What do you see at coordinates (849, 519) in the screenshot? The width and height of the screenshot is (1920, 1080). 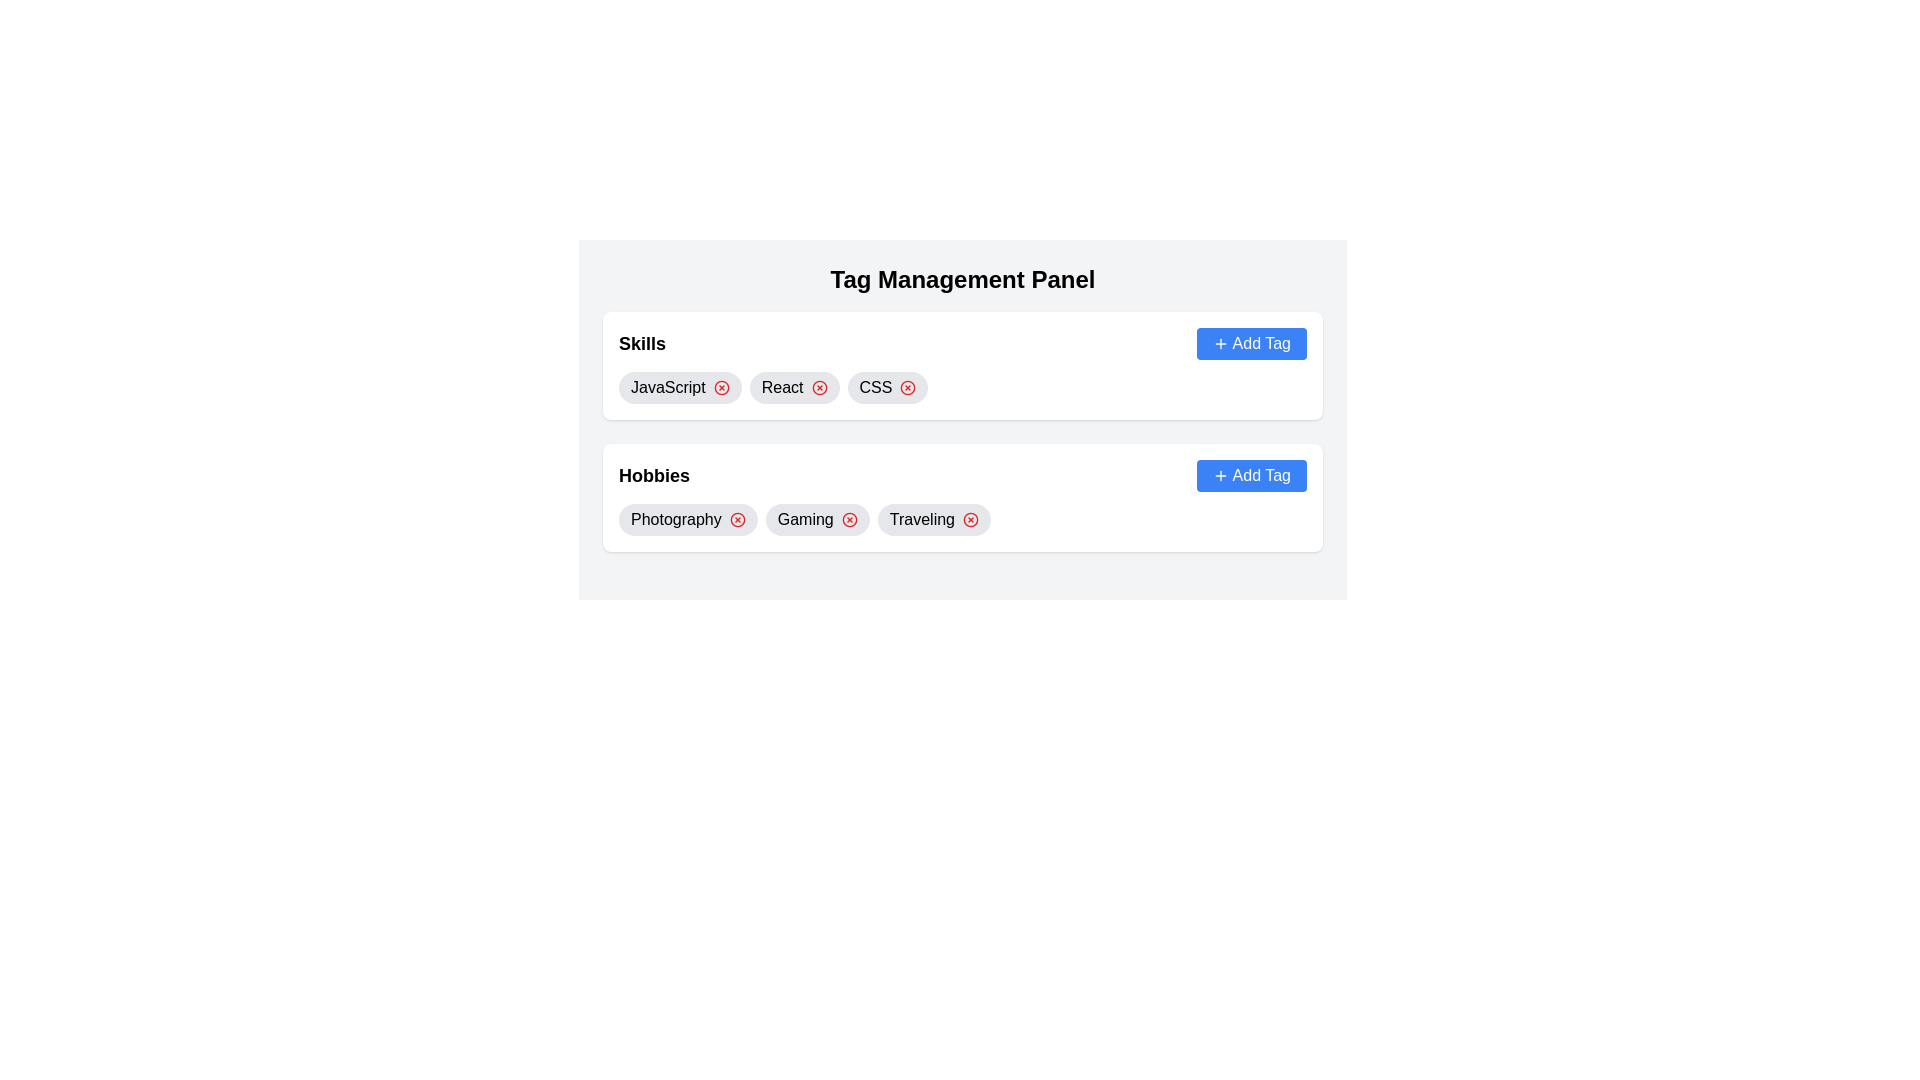 I see `the SVG-based delete button located next to the 'Gaming' tag in the 'Hobbies' section` at bounding box center [849, 519].